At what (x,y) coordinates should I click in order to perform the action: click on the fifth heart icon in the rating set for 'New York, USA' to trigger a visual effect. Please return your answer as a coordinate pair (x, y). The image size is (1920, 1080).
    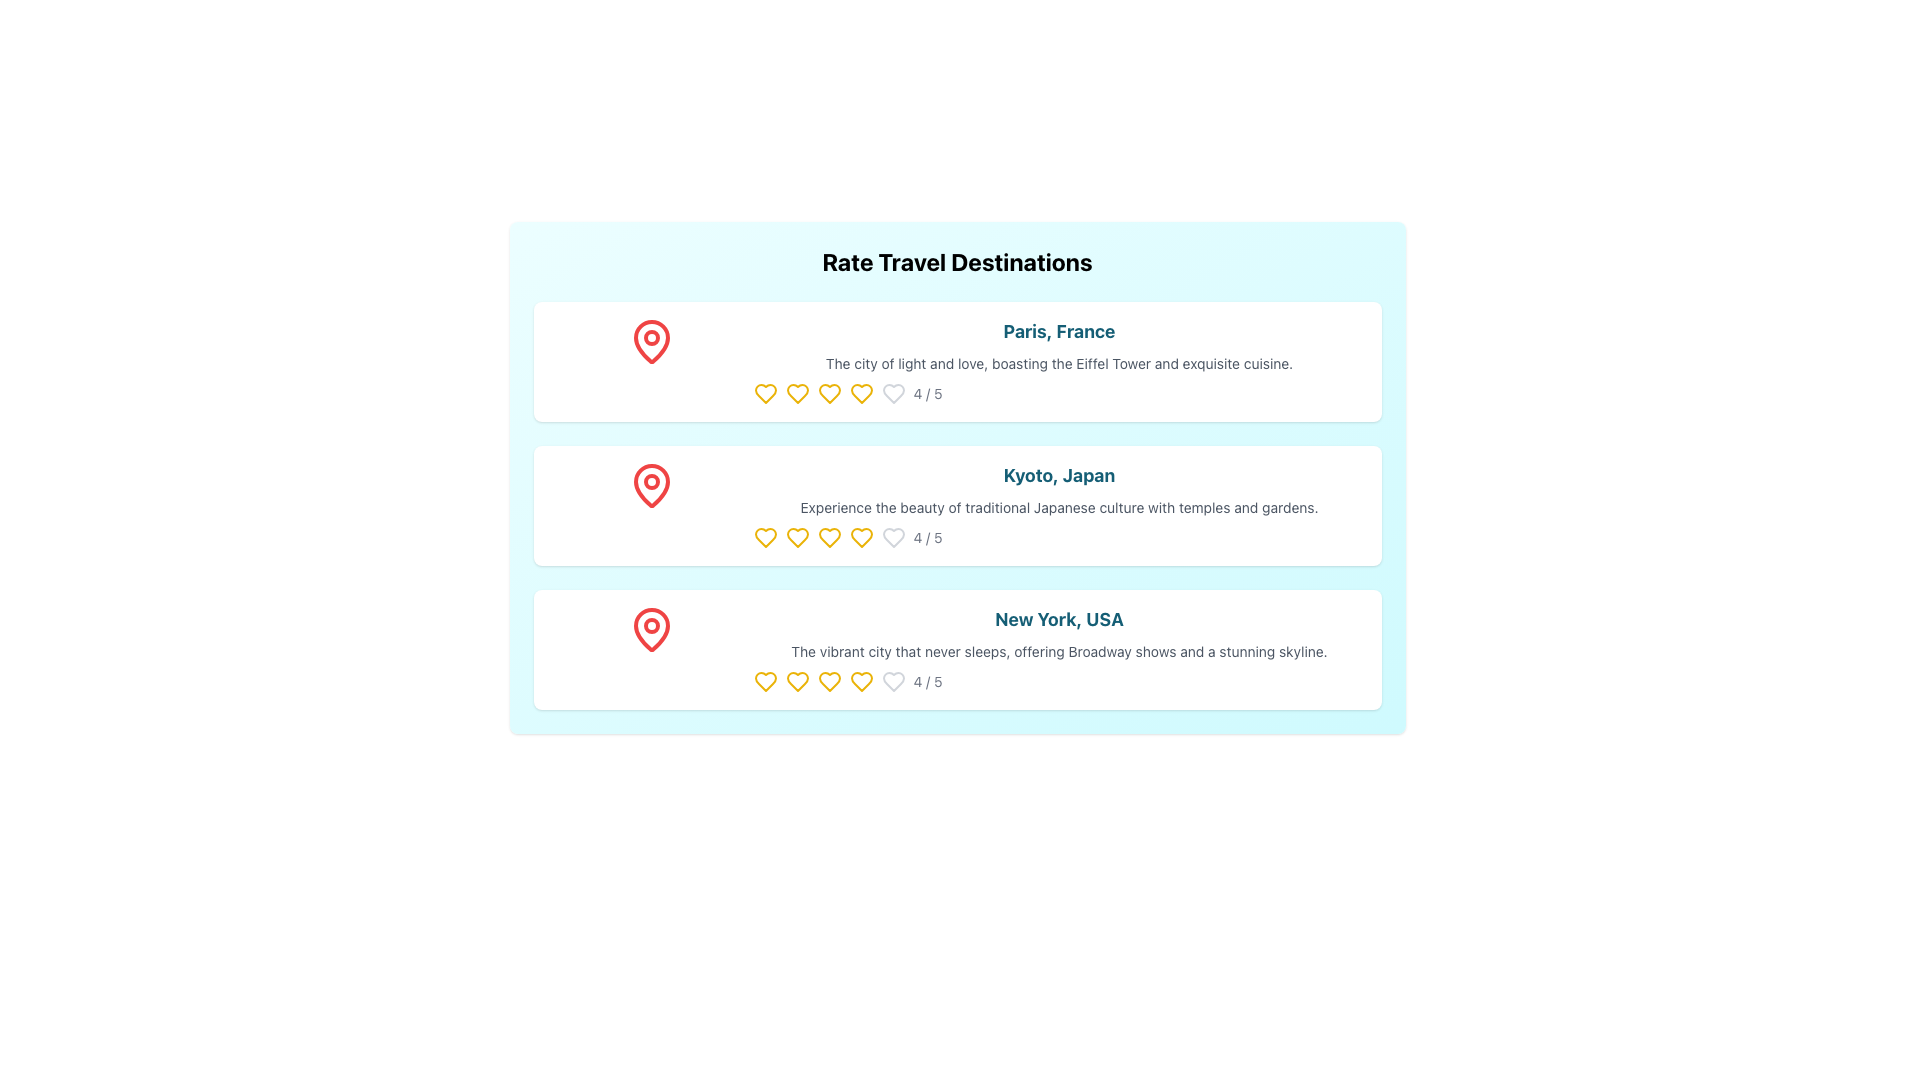
    Looking at the image, I should click on (829, 681).